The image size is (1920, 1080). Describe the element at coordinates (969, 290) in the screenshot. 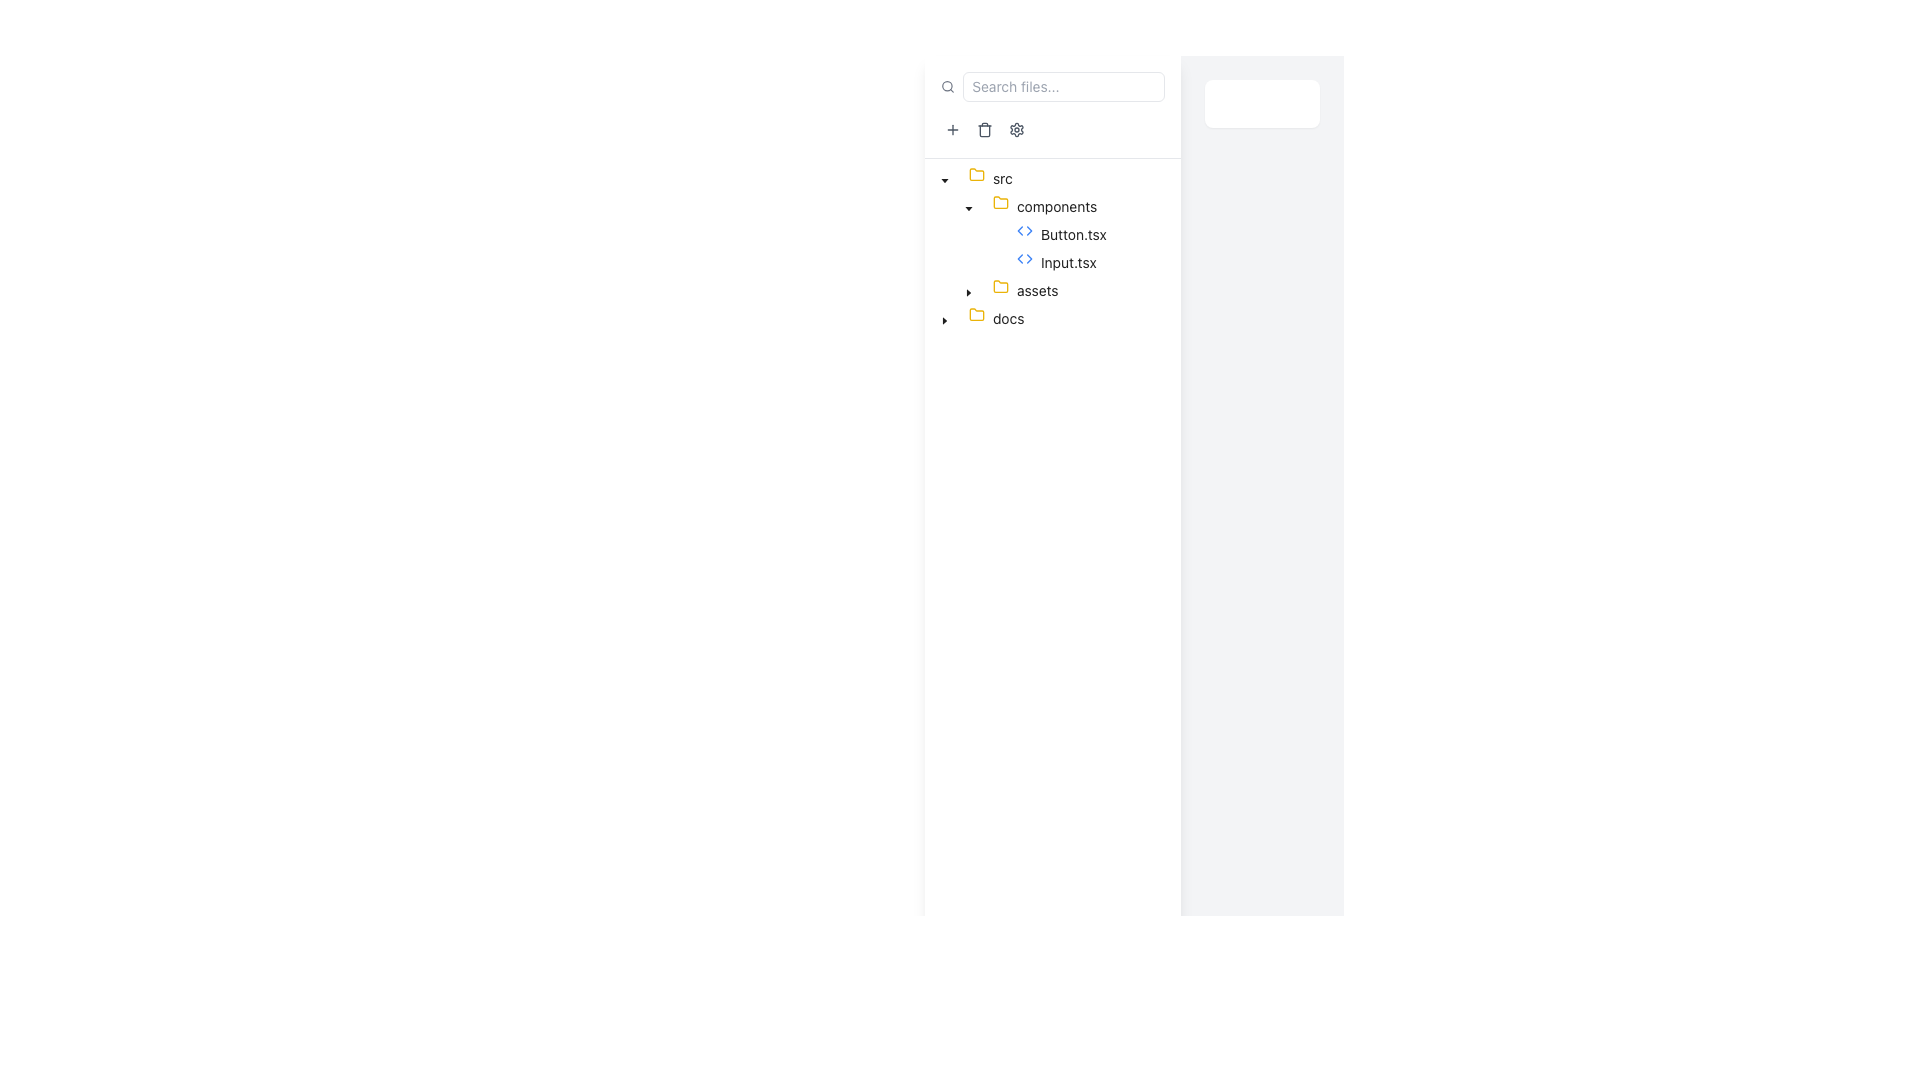

I see `the button to the left of the 'assets' folder in the file tree view` at that location.